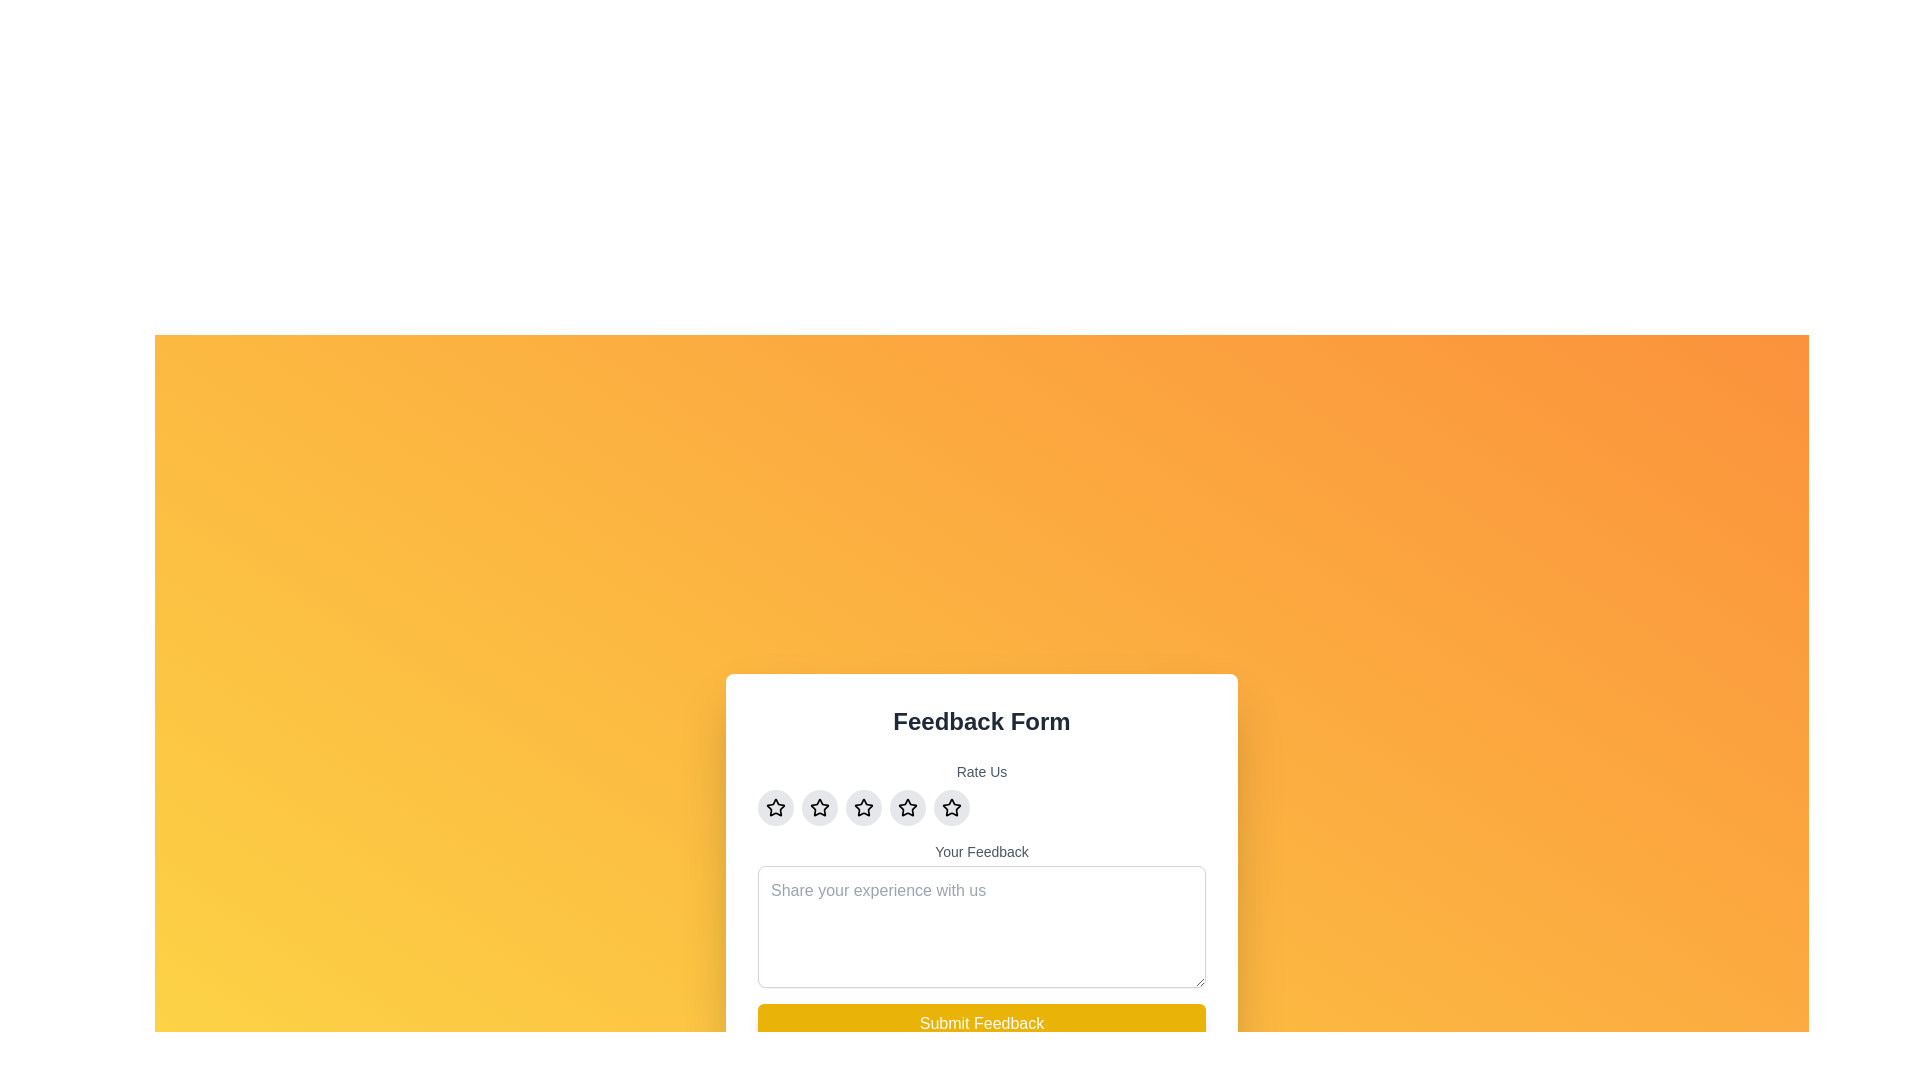 This screenshot has height=1080, width=1920. Describe the element at coordinates (950, 806) in the screenshot. I see `the fifth star icon in the rating component of the feedback form interface` at that location.